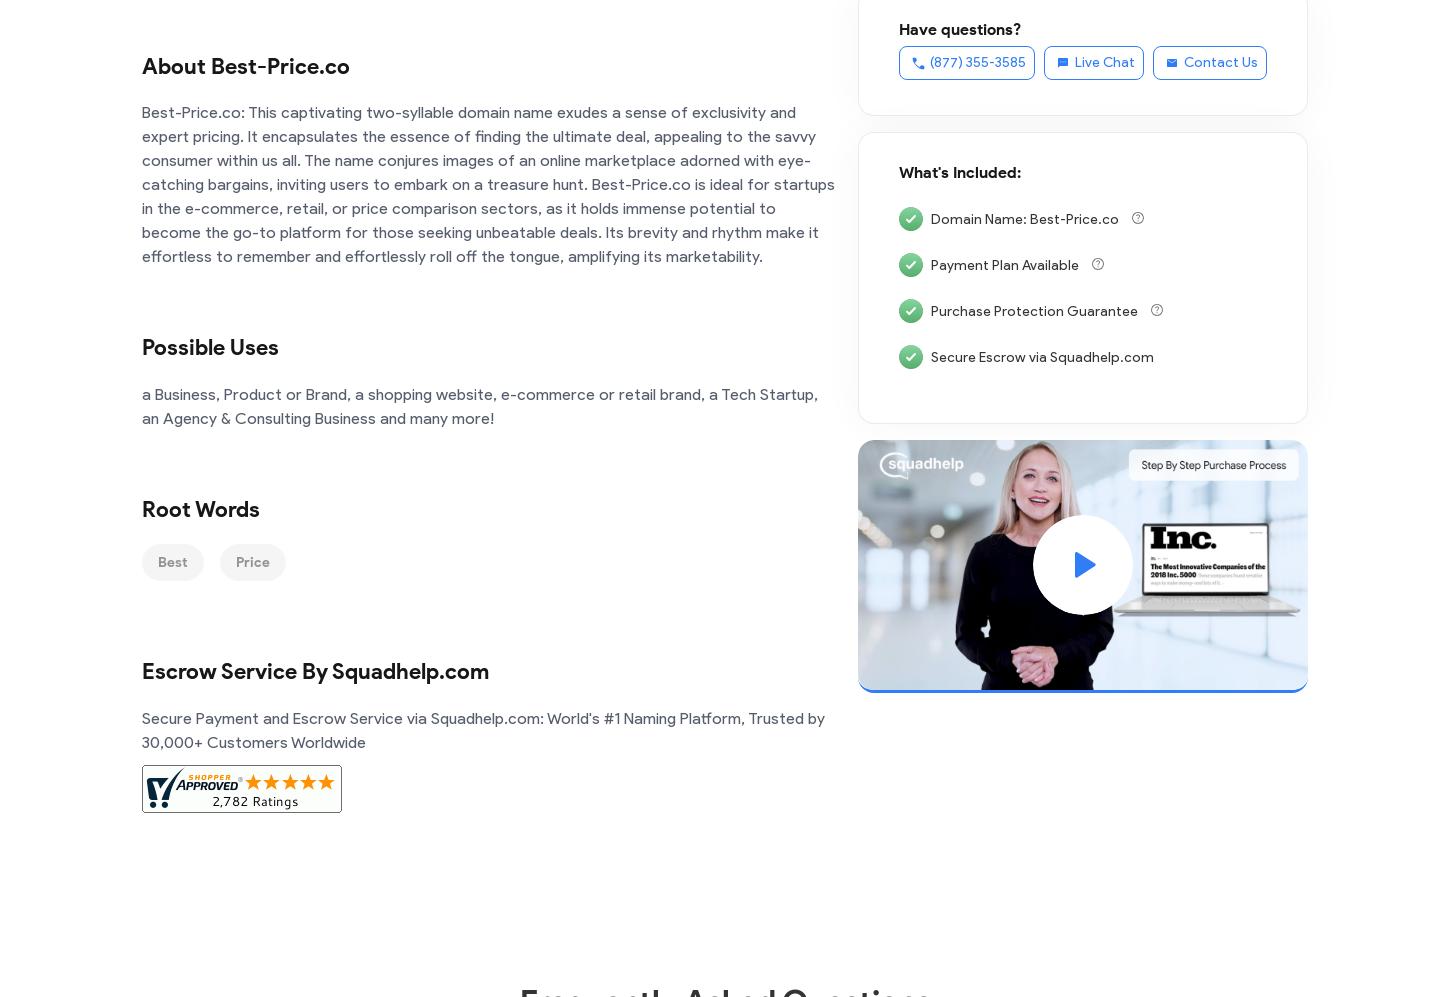 The height and width of the screenshot is (997, 1450). What do you see at coordinates (1075, 61) in the screenshot?
I see `'Live Chat'` at bounding box center [1075, 61].